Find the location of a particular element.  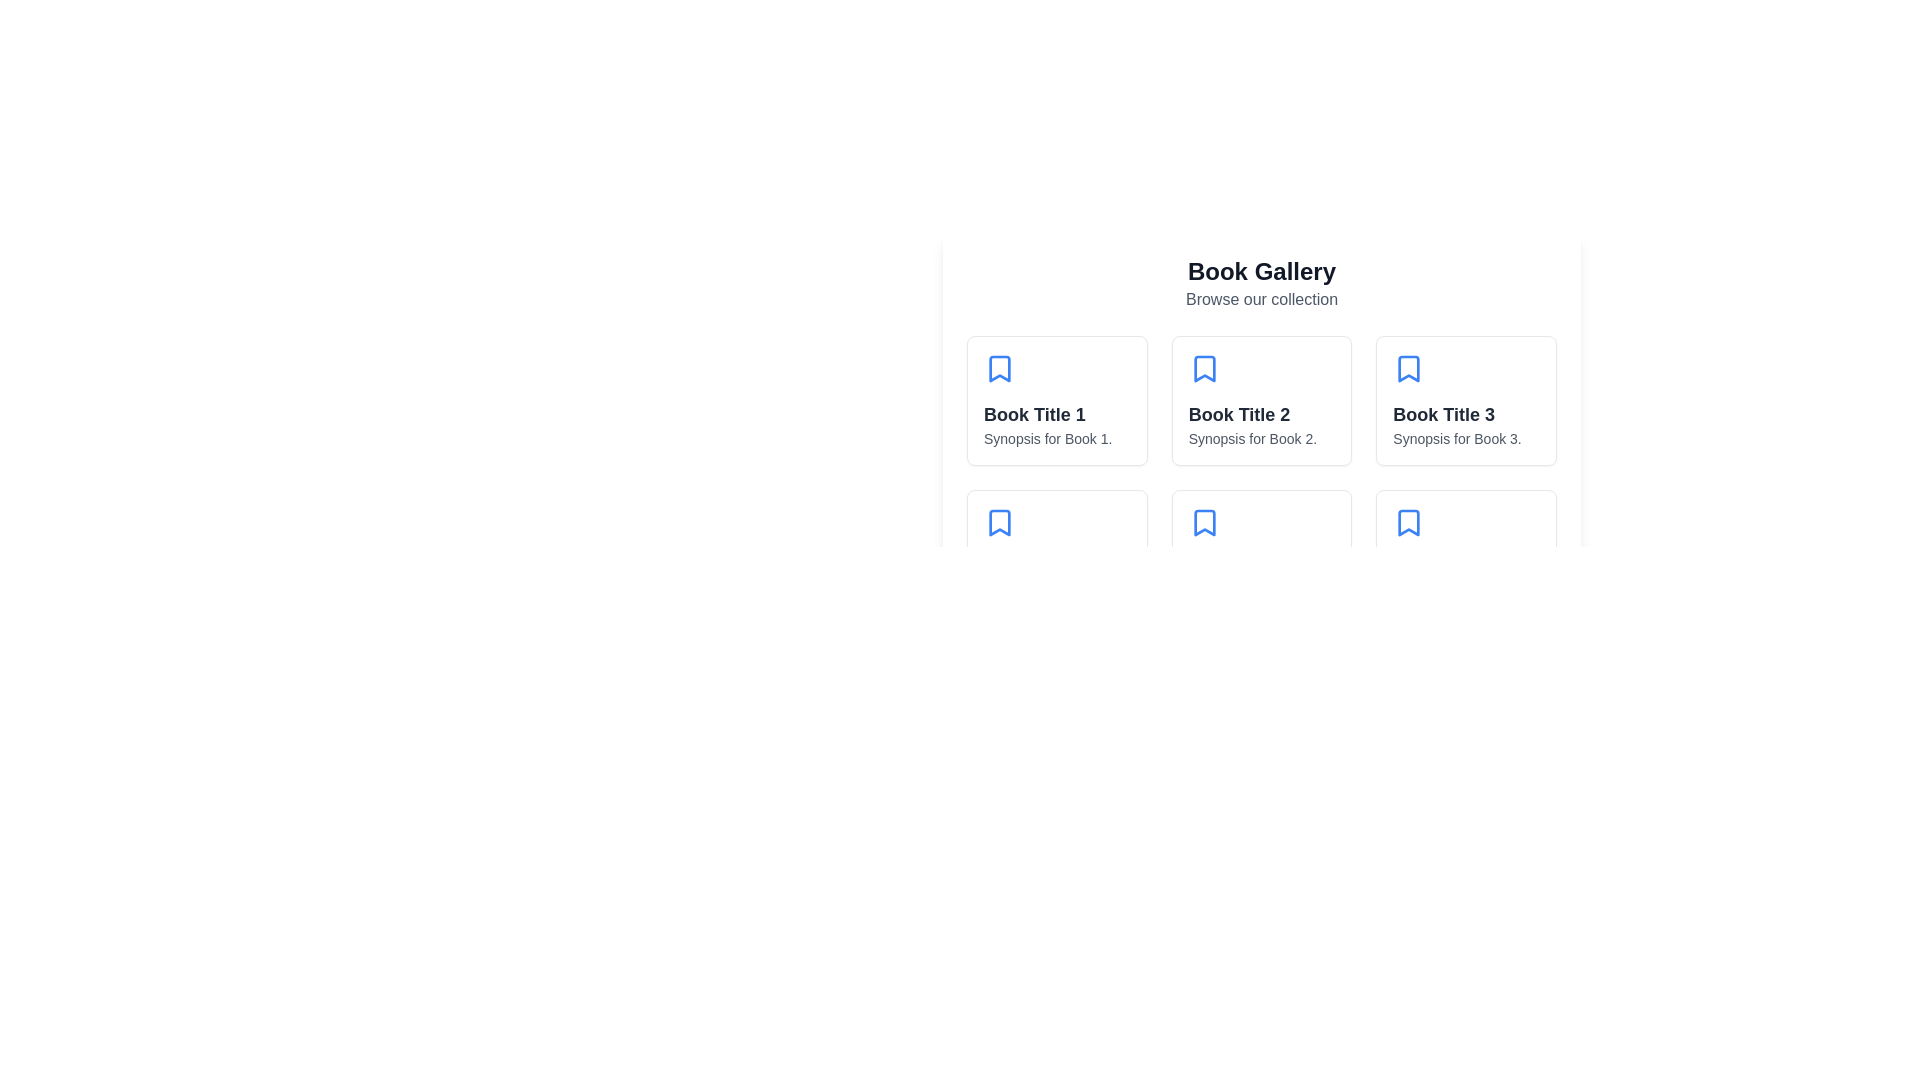

the text label 'Book Title 3', which is styled in bold and dark gray color, located at the top-right section of the third card in a grid layout is located at coordinates (1444, 414).